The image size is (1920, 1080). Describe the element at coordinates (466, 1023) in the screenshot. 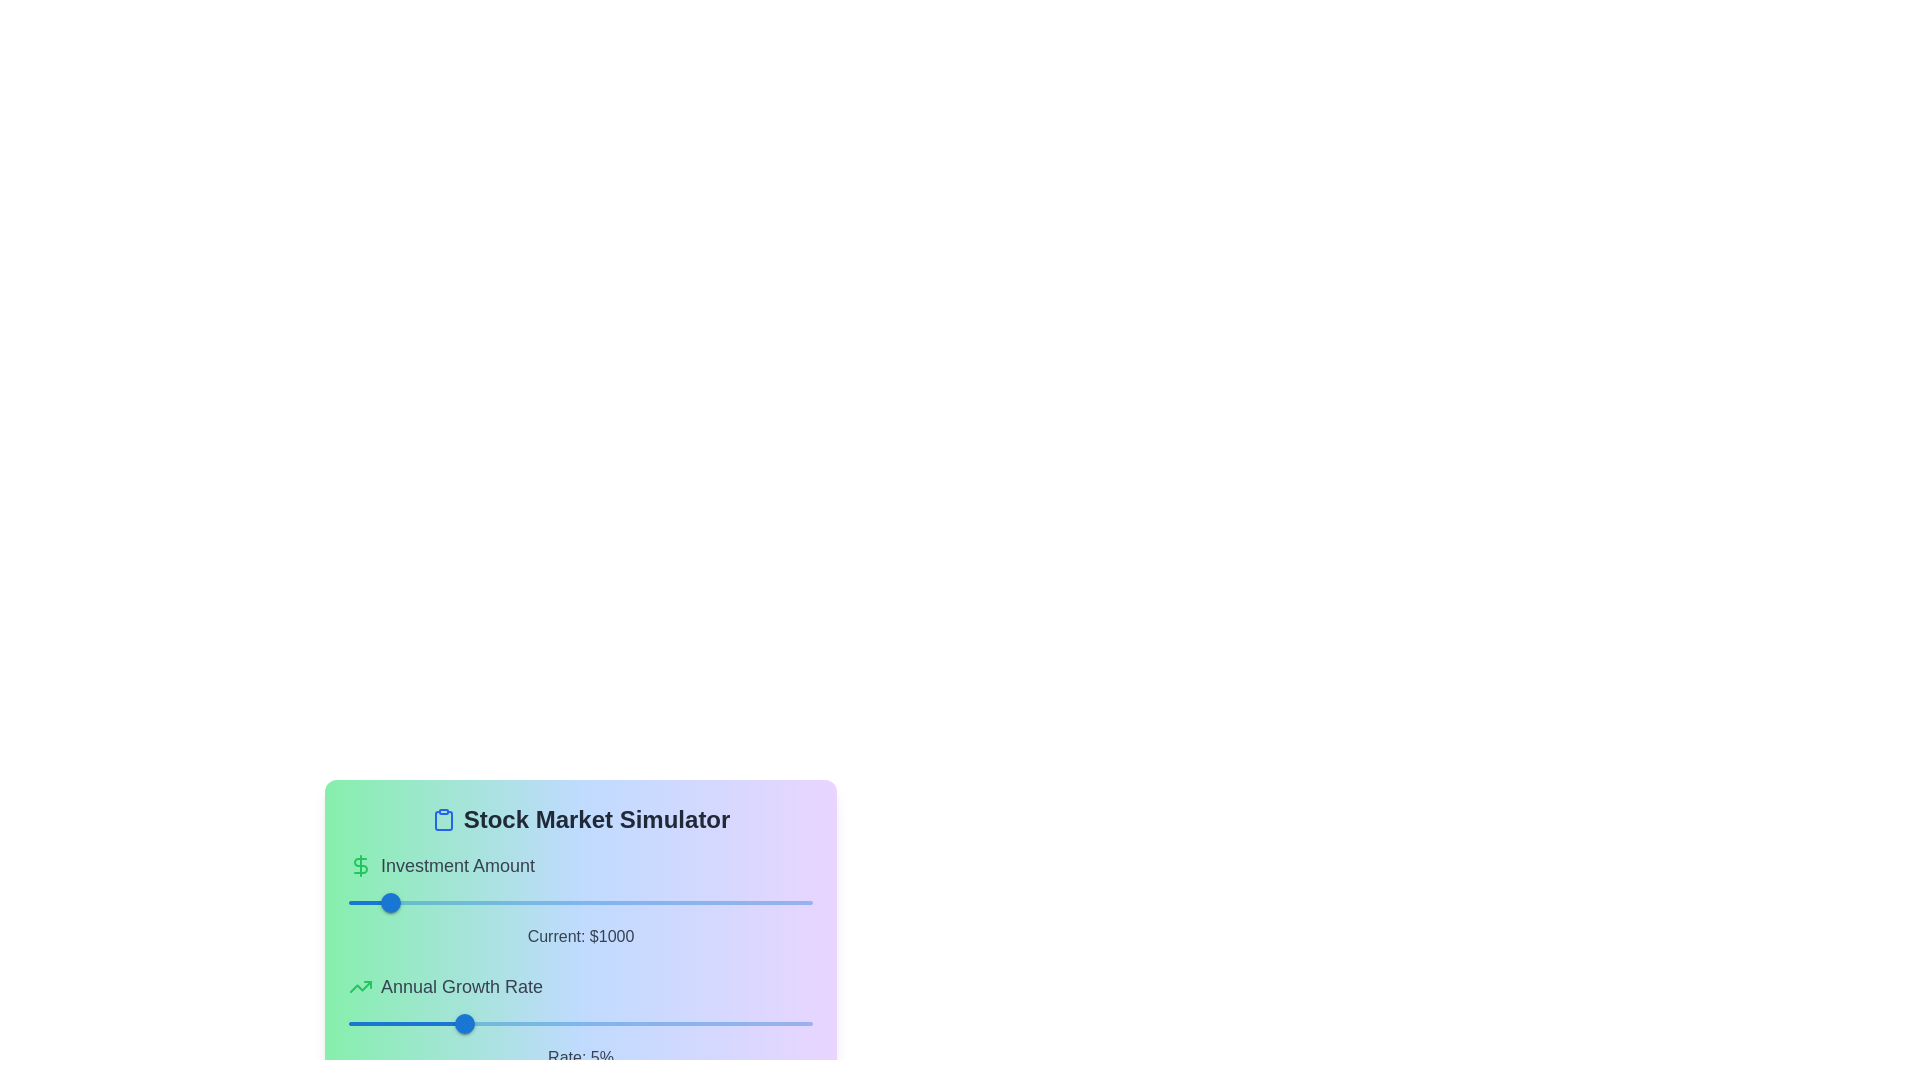

I see `the slider value` at that location.